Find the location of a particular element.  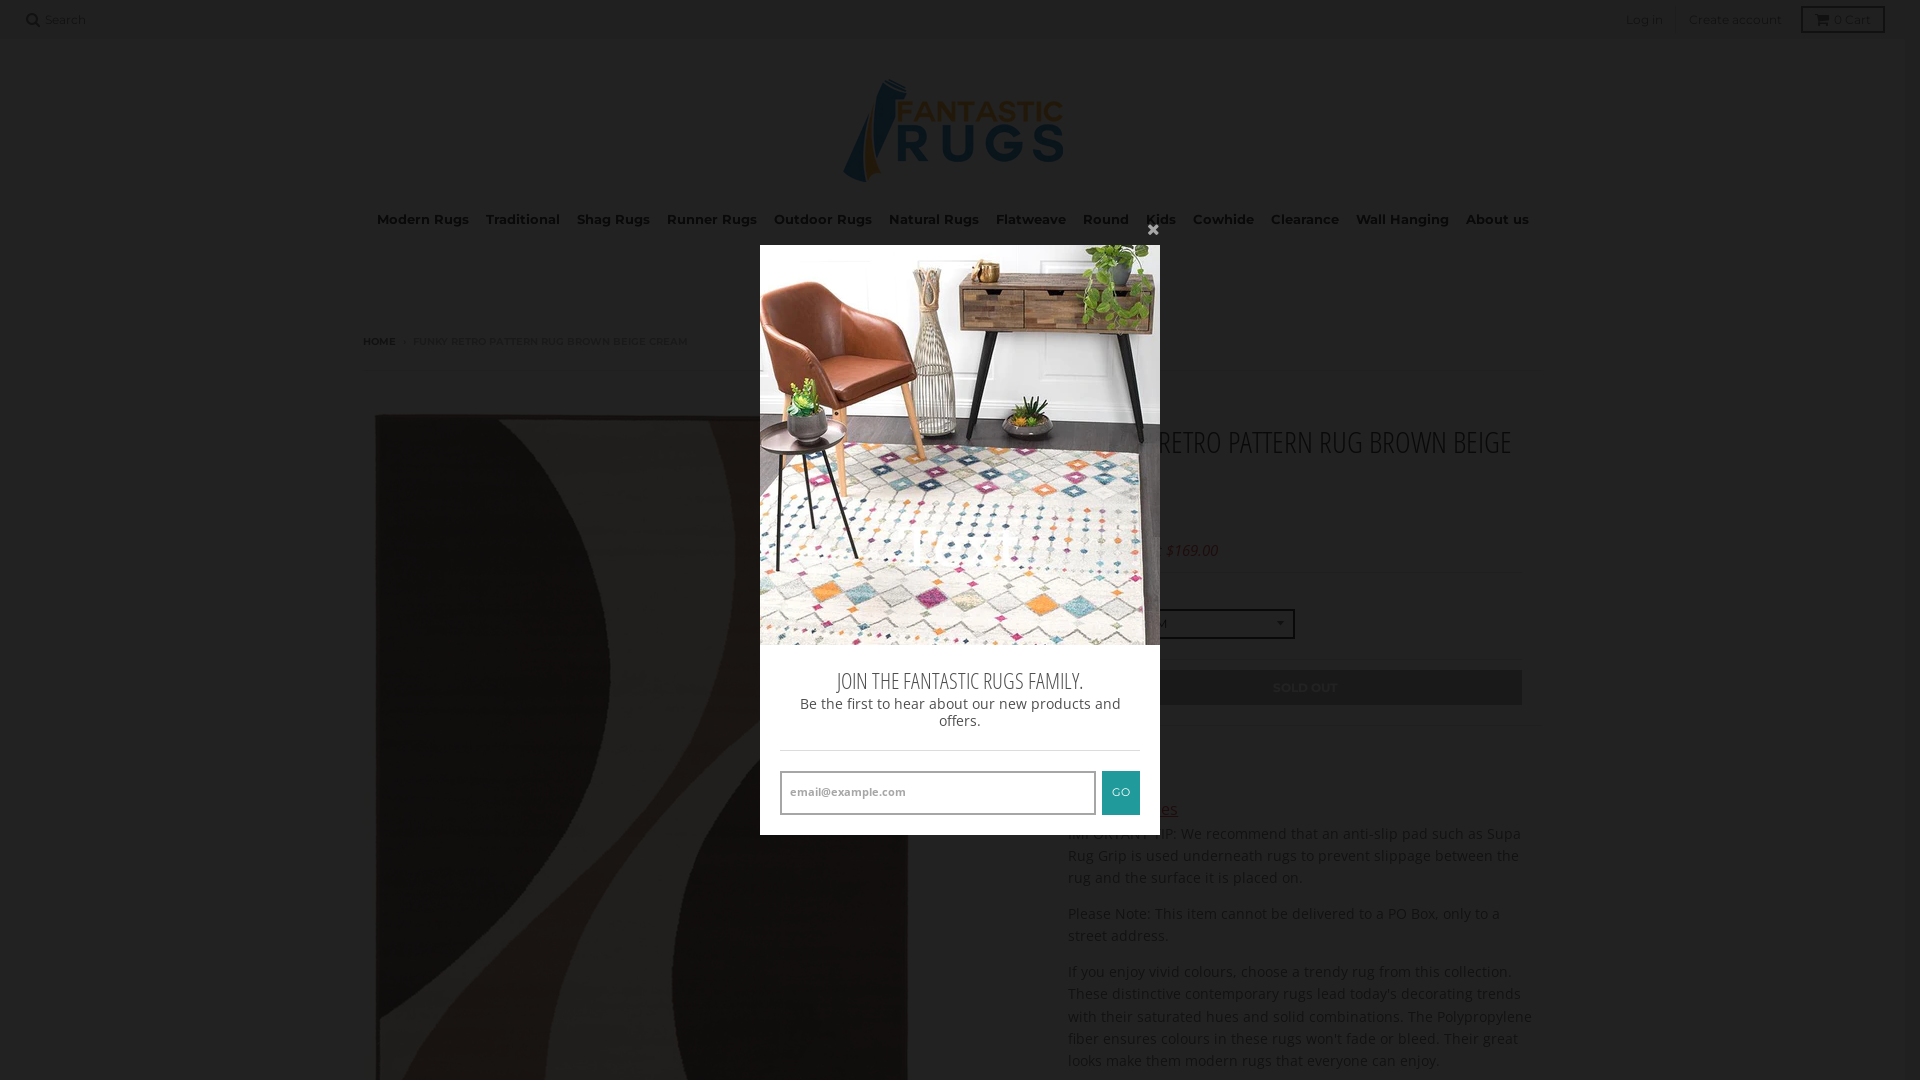

'About us' is located at coordinates (1496, 219).